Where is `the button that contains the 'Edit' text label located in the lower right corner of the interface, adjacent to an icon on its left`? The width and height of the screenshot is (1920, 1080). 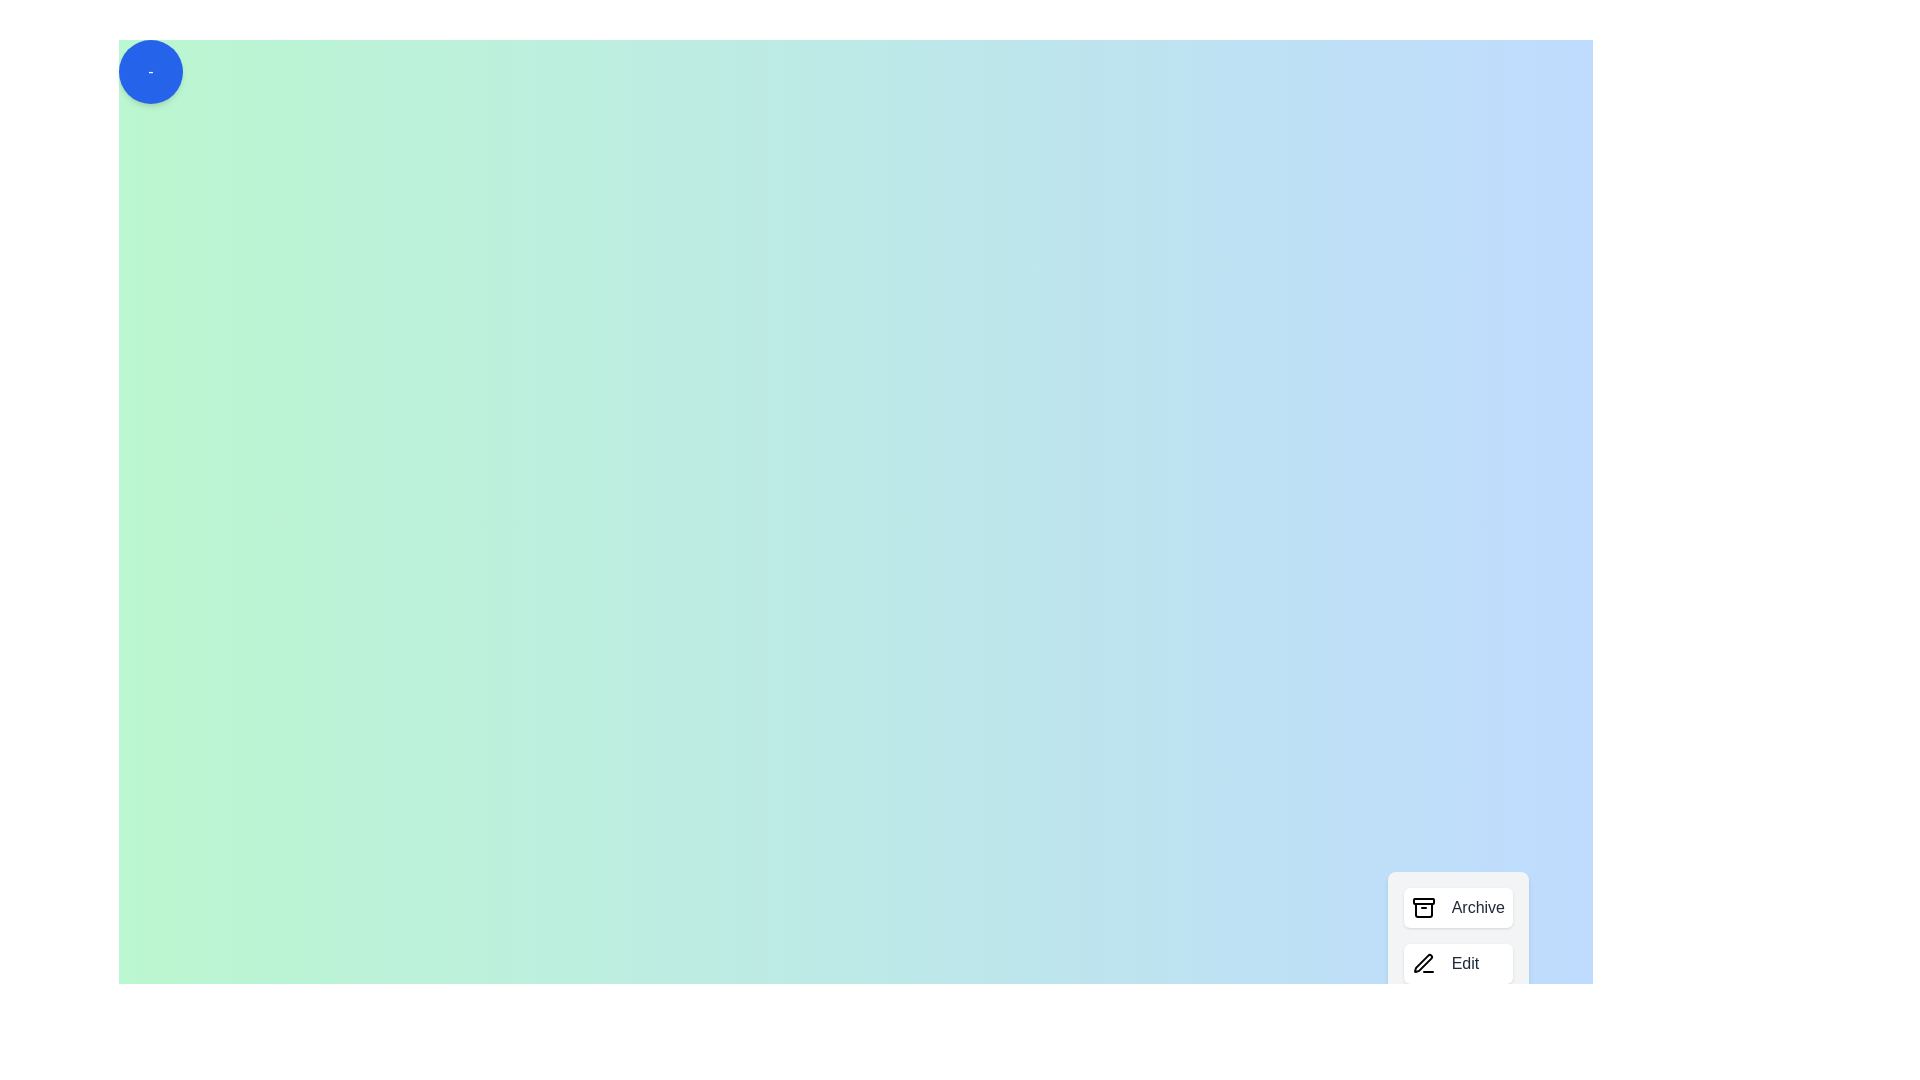 the button that contains the 'Edit' text label located in the lower right corner of the interface, adjacent to an icon on its left is located at coordinates (1464, 963).